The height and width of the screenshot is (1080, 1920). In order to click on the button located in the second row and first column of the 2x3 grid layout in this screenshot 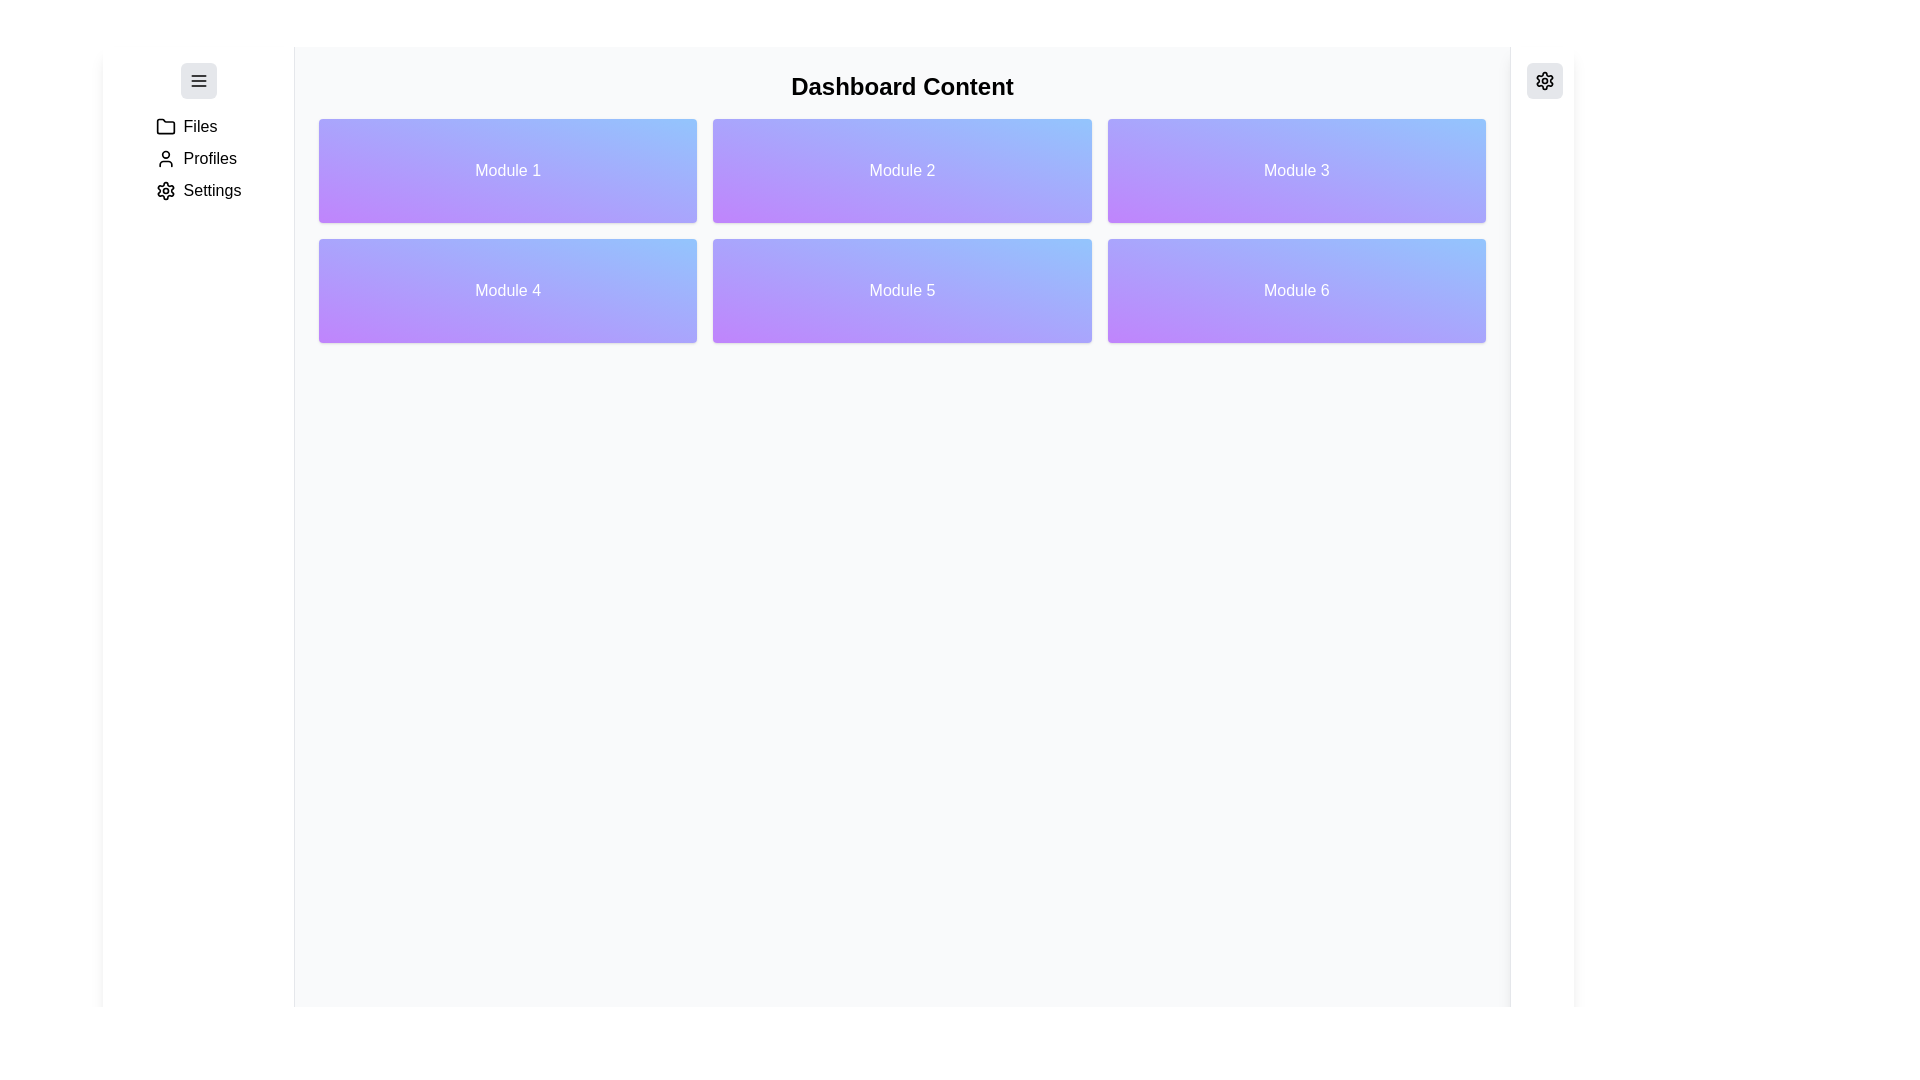, I will do `click(508, 290)`.